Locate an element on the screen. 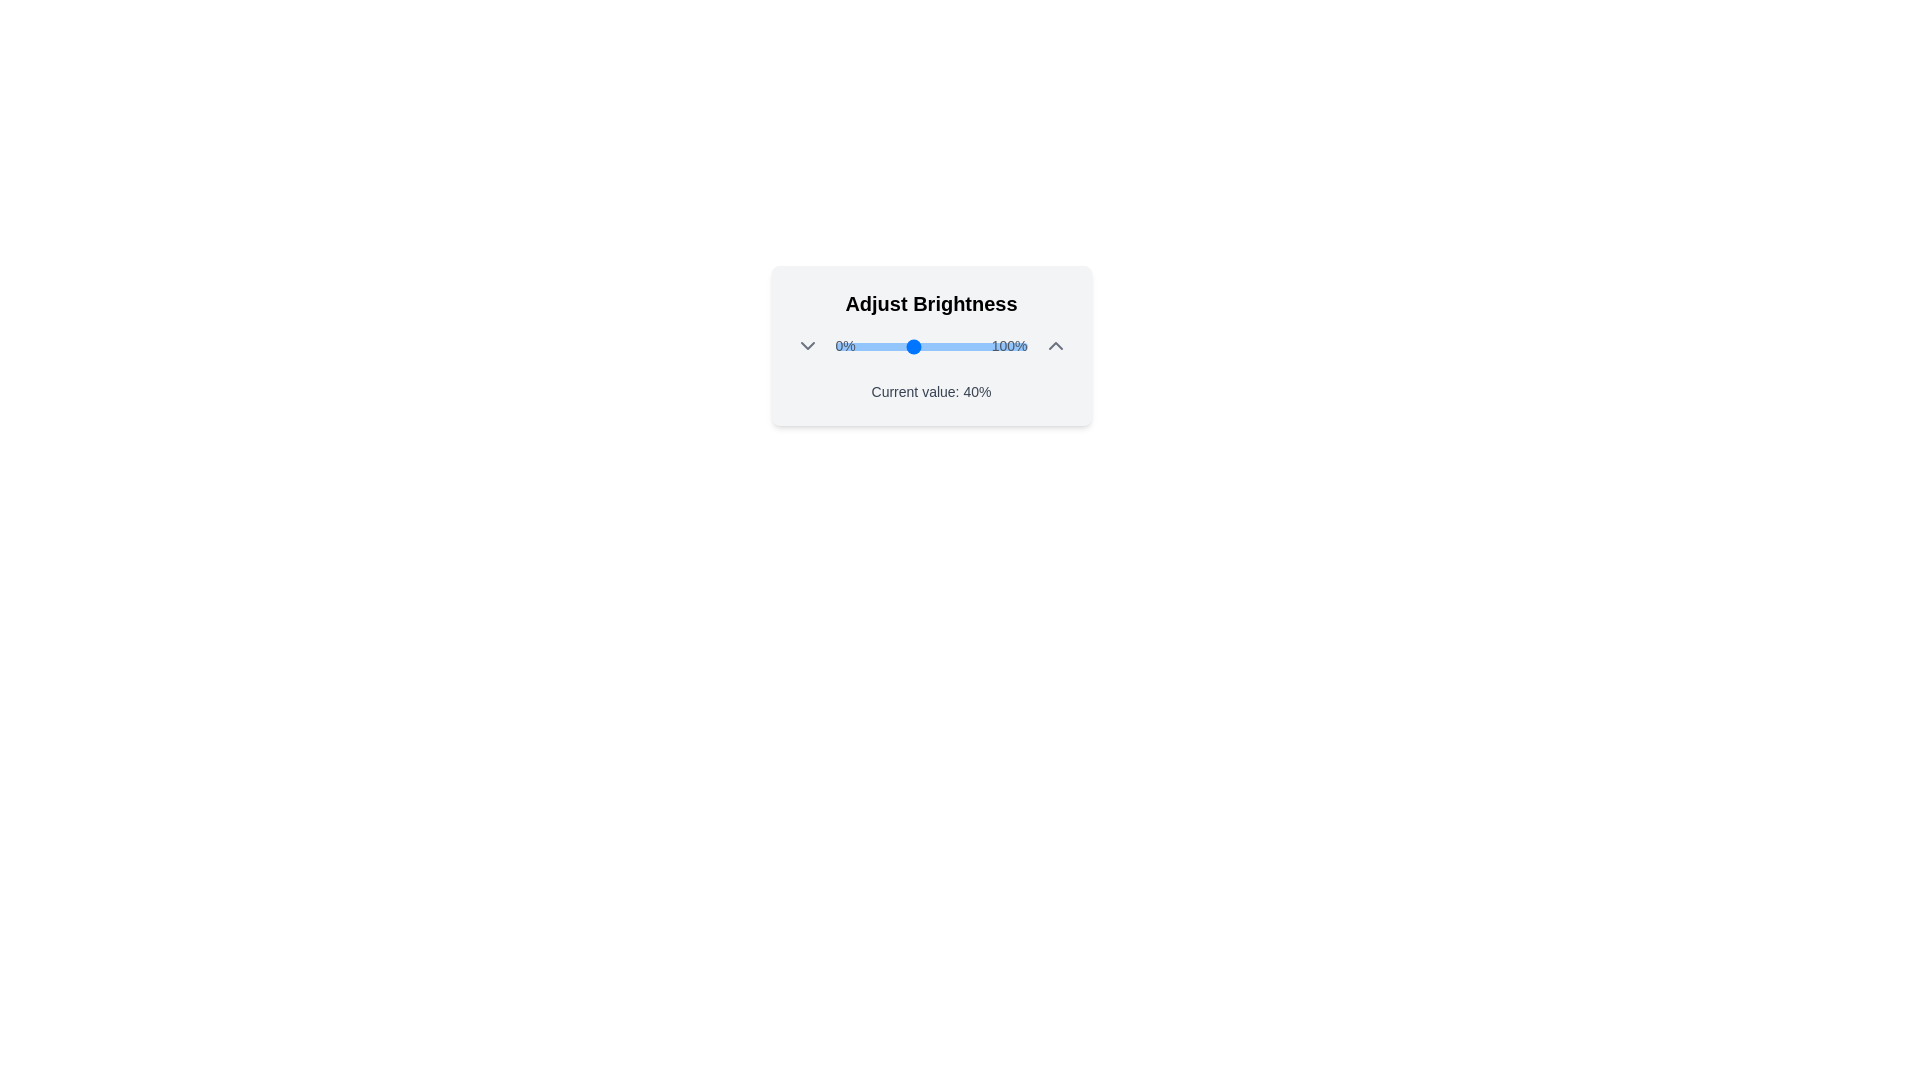 Image resolution: width=1920 pixels, height=1080 pixels. the static text label displaying '100%' located at the right end of the brightness slider, indicating the maximum value is located at coordinates (1009, 345).